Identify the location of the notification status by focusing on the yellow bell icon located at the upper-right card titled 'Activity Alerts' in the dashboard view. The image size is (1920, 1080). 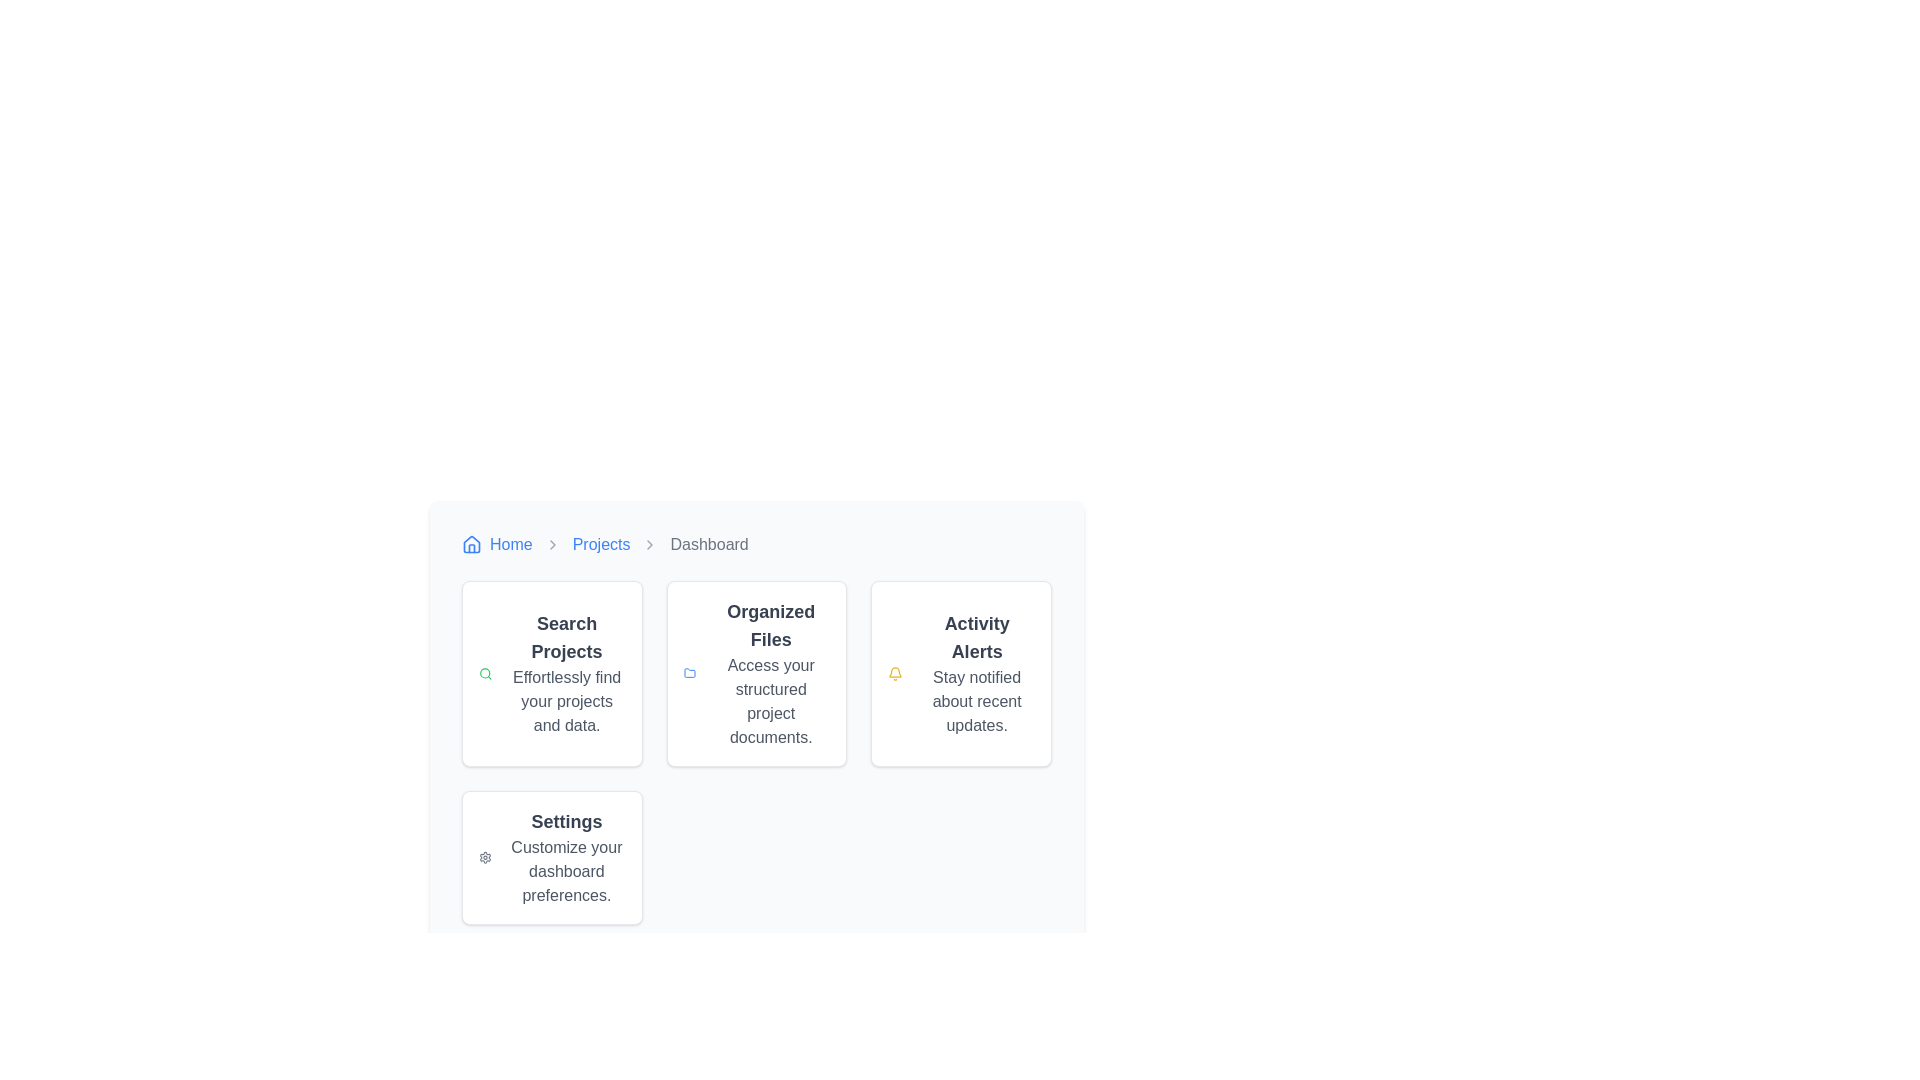
(894, 672).